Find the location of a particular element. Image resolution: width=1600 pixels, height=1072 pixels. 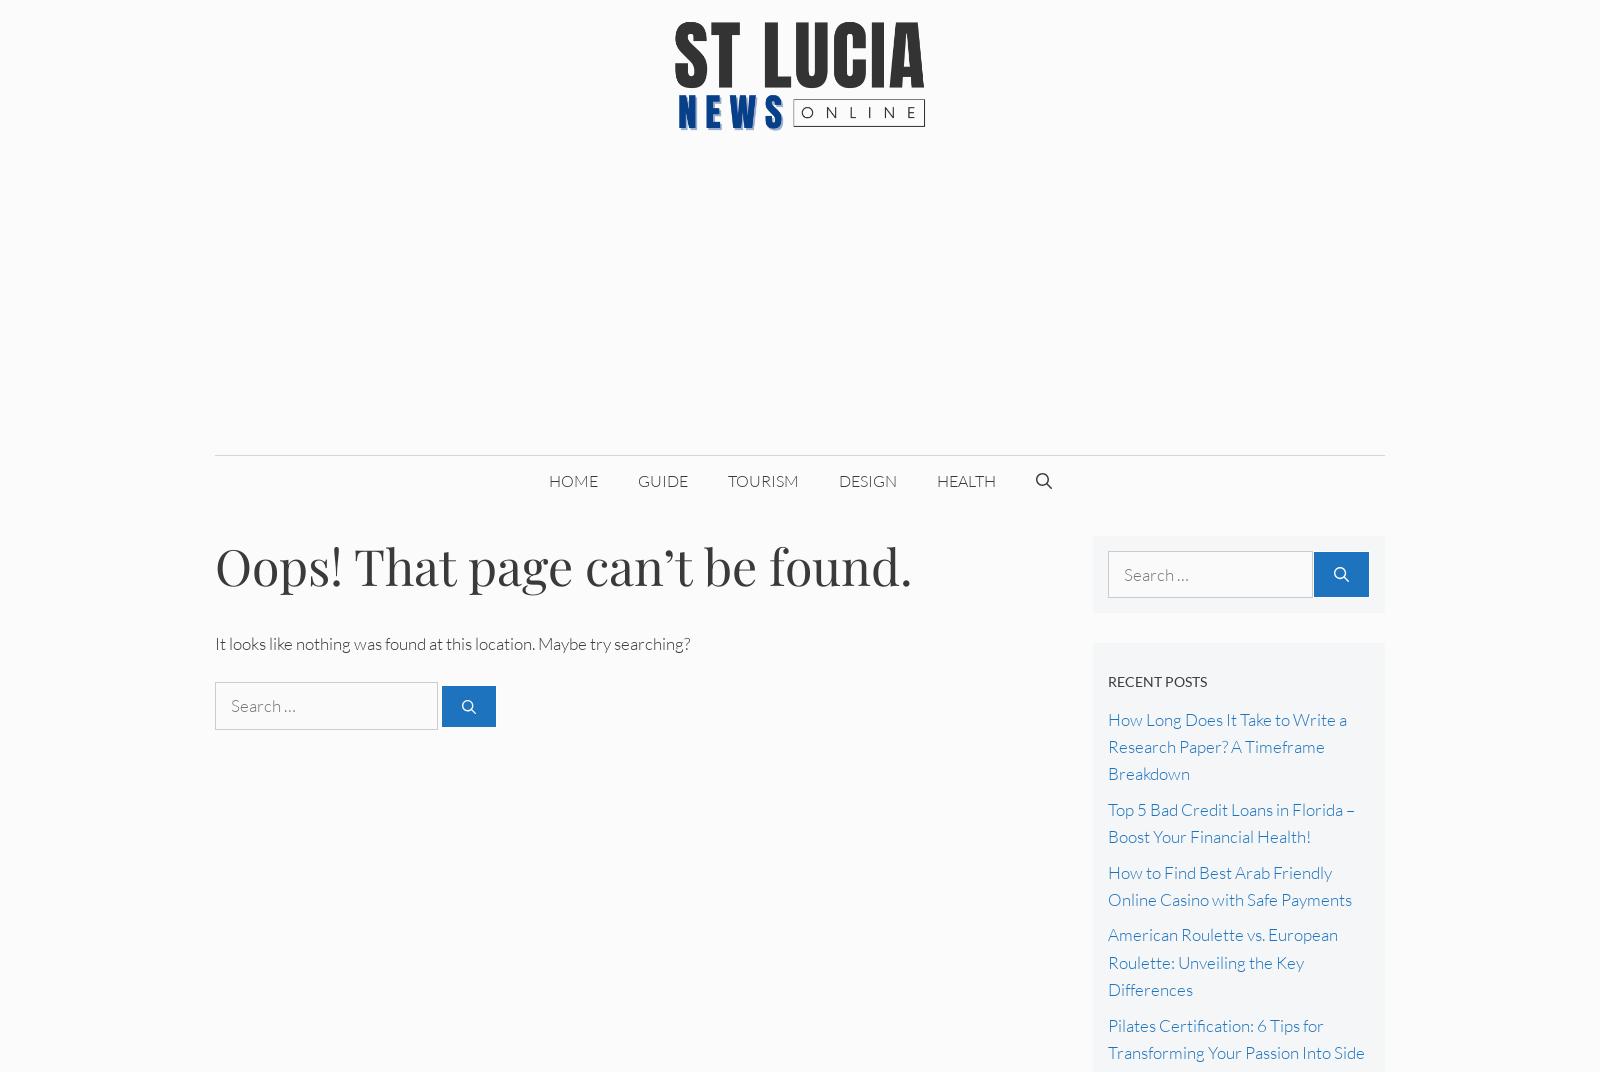

'Tourism' is located at coordinates (762, 480).